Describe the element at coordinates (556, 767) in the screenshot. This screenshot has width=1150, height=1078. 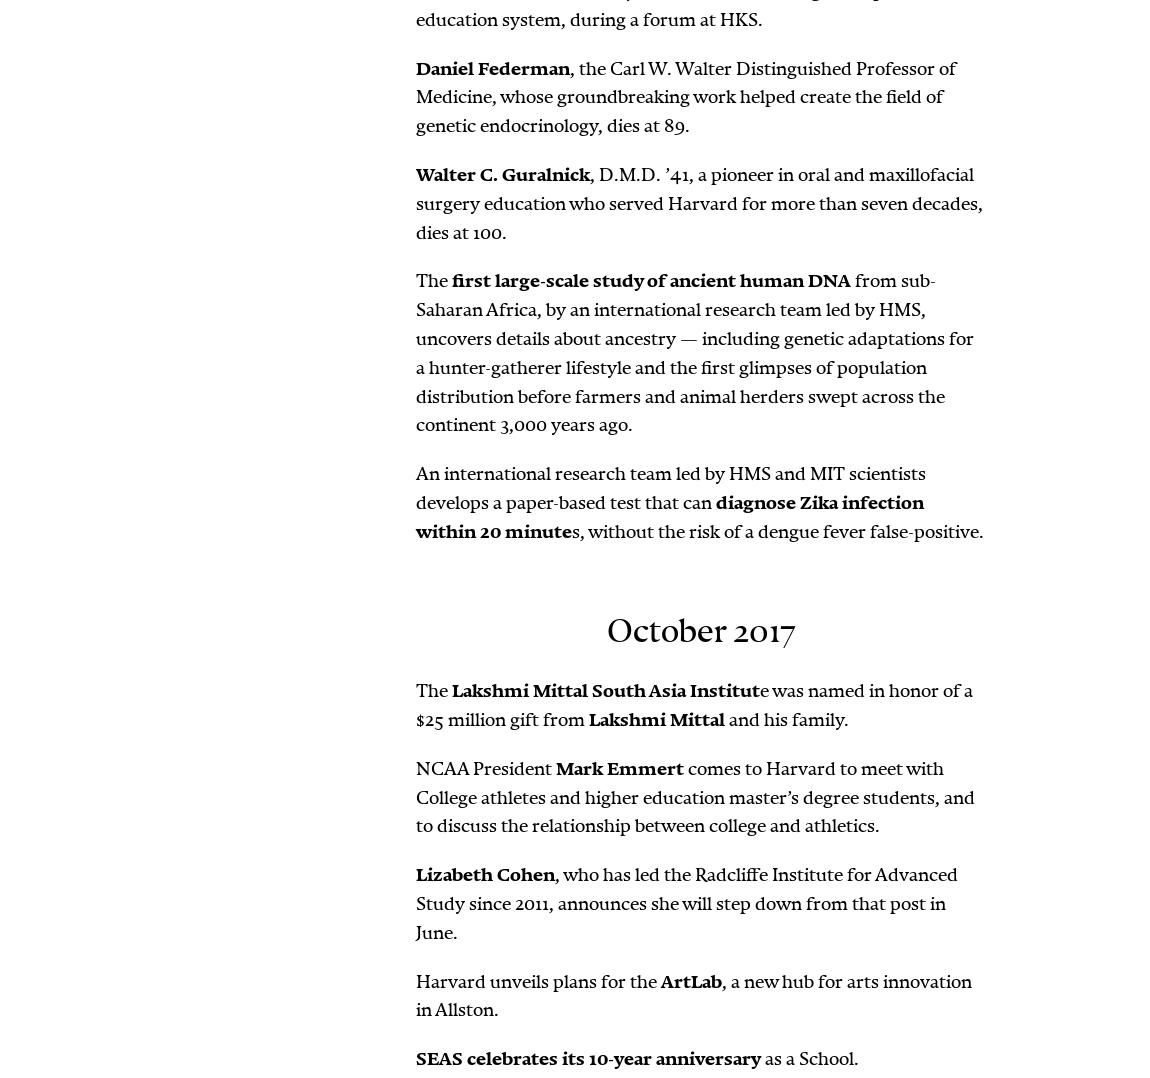
I see `'Mark Emmert'` at that location.